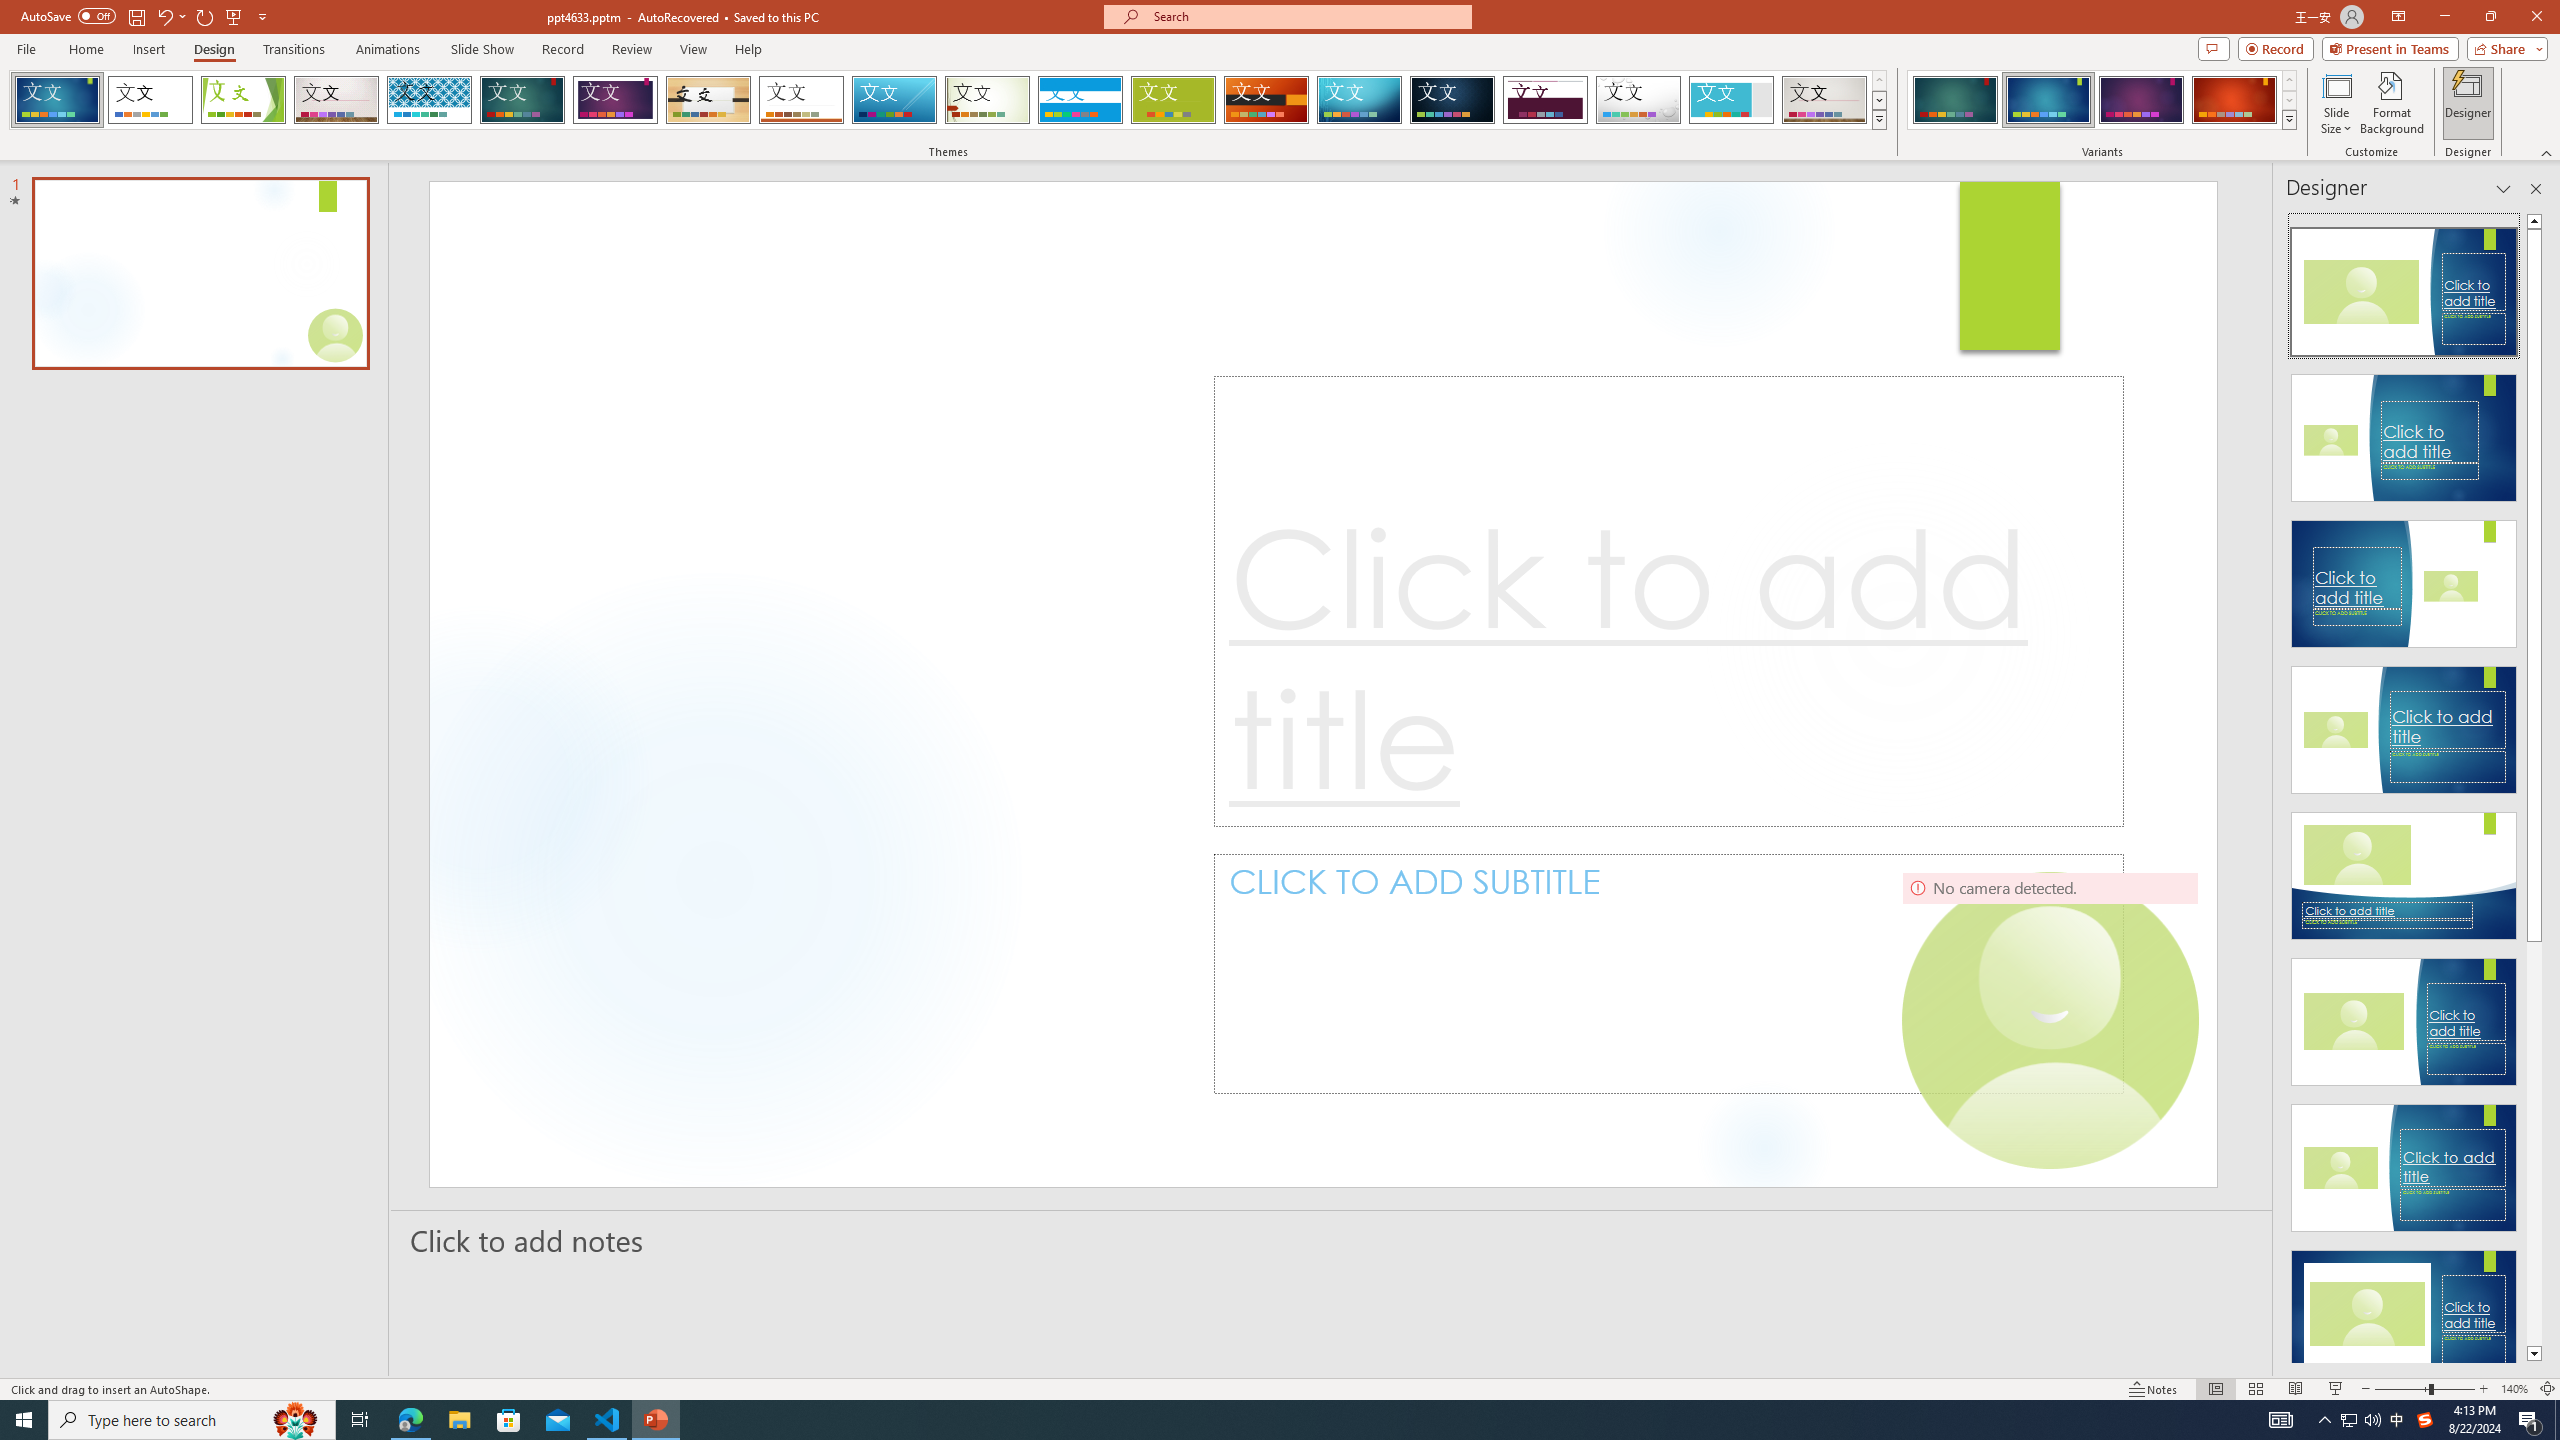  What do you see at coordinates (1267, 99) in the screenshot?
I see `'Berlin Loading Preview...'` at bounding box center [1267, 99].